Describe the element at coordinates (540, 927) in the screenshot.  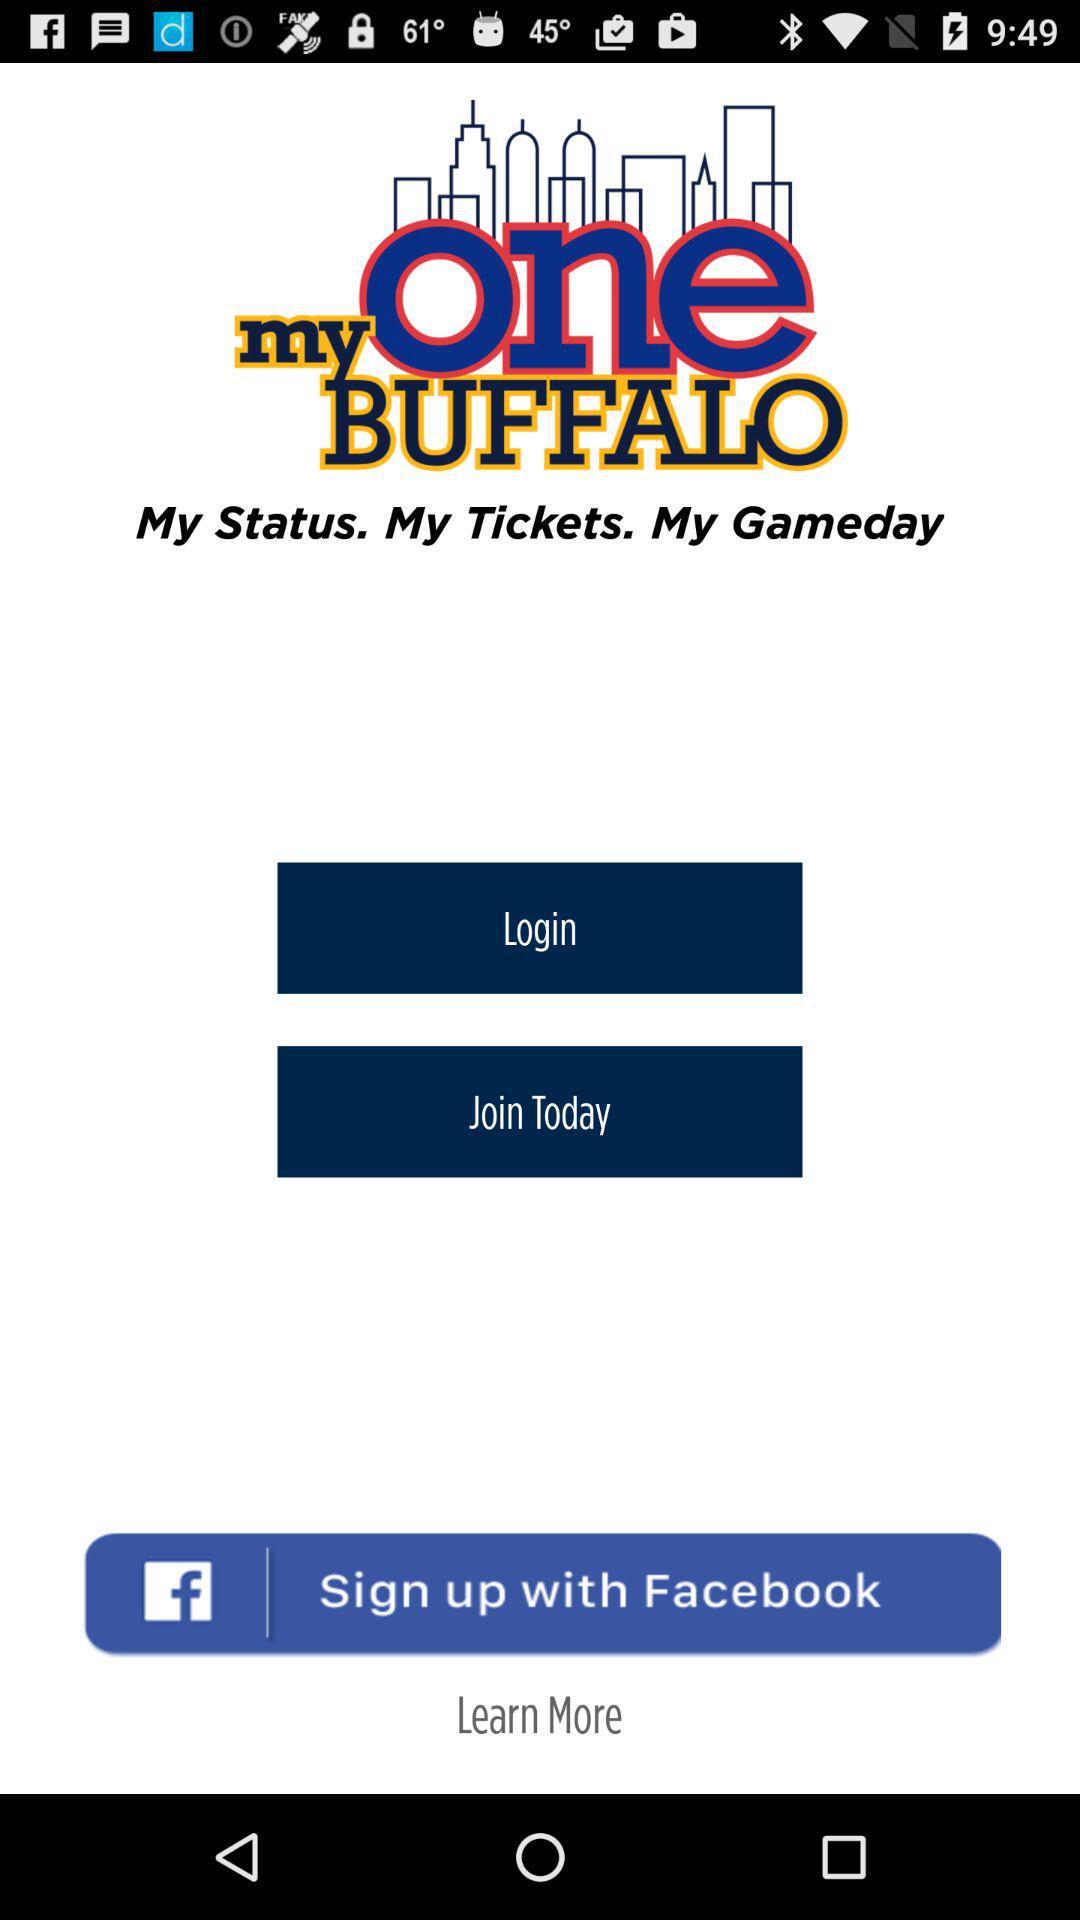
I see `the login item` at that location.